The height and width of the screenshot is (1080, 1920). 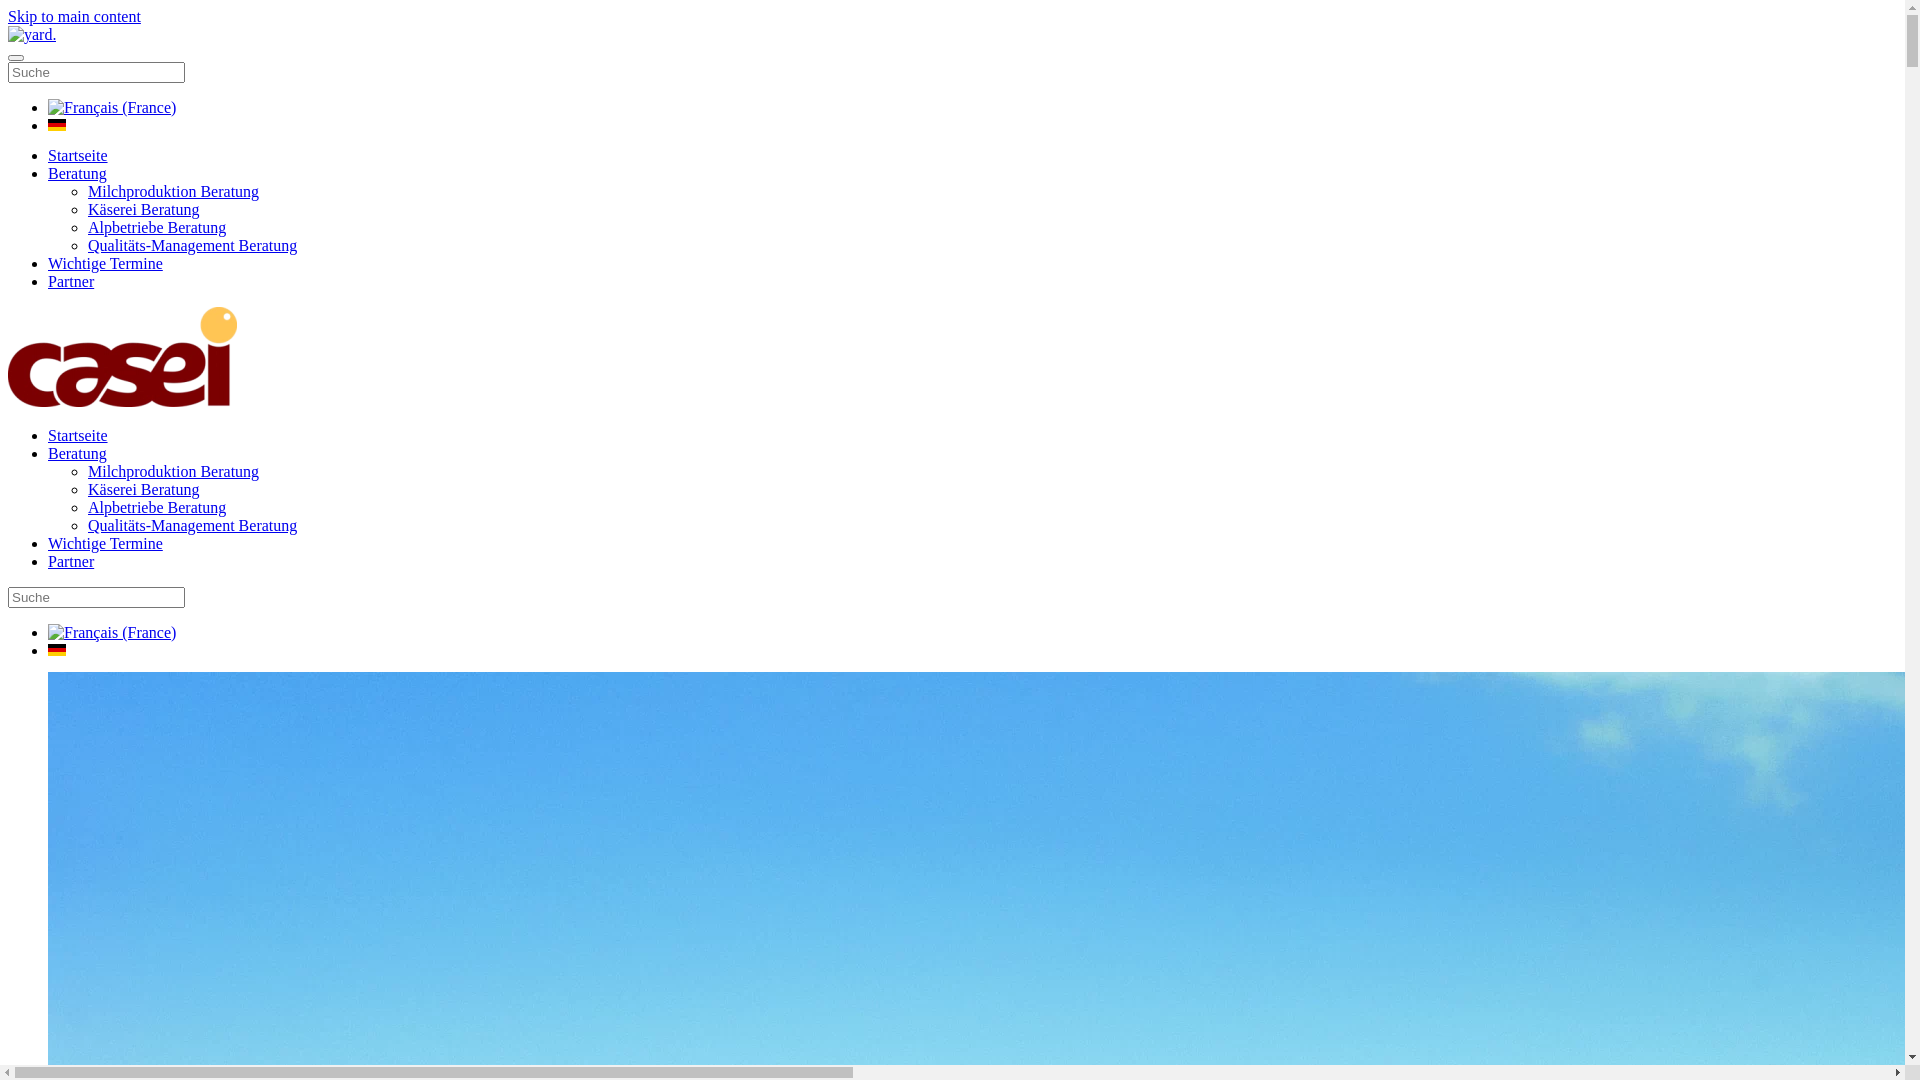 What do you see at coordinates (57, 650) in the screenshot?
I see `'Deutsch (Deutschland)'` at bounding box center [57, 650].